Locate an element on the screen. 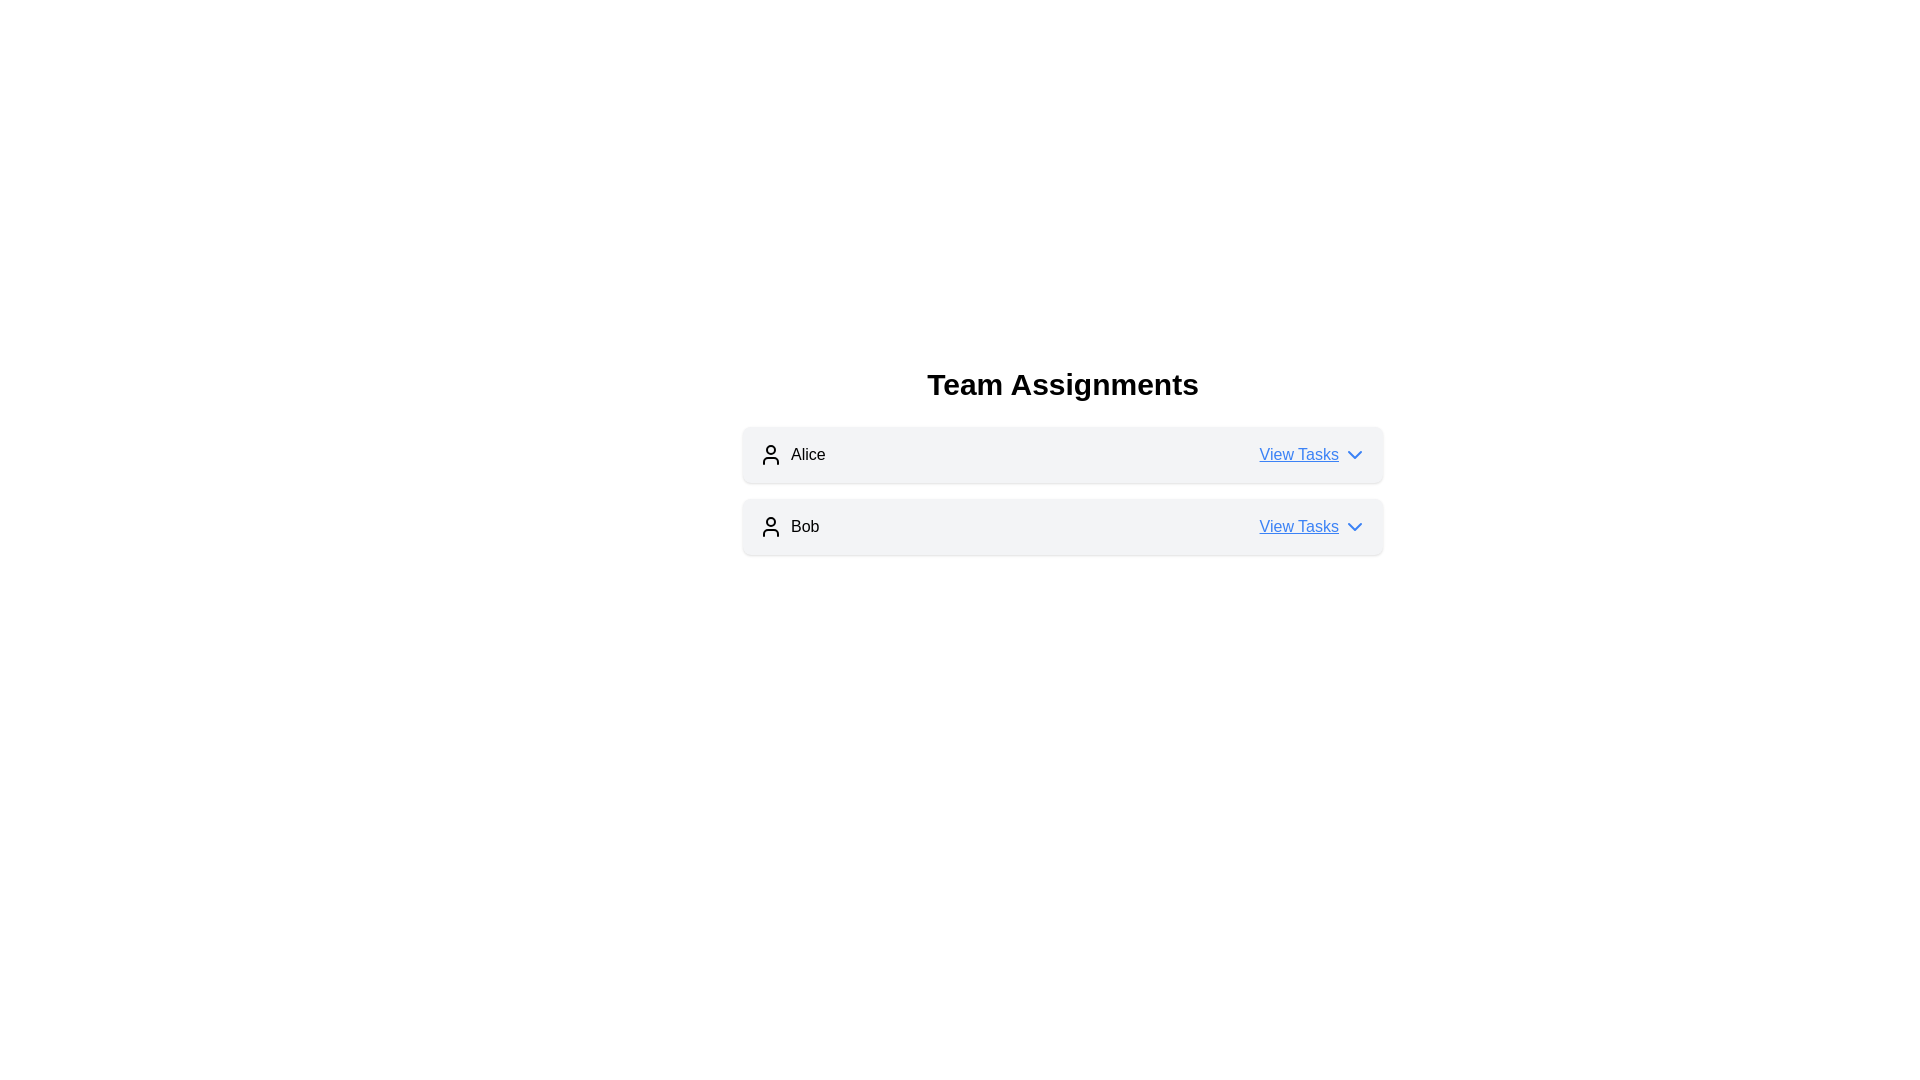 The image size is (1920, 1080). the text label displaying the name 'Alice' is located at coordinates (807, 455).